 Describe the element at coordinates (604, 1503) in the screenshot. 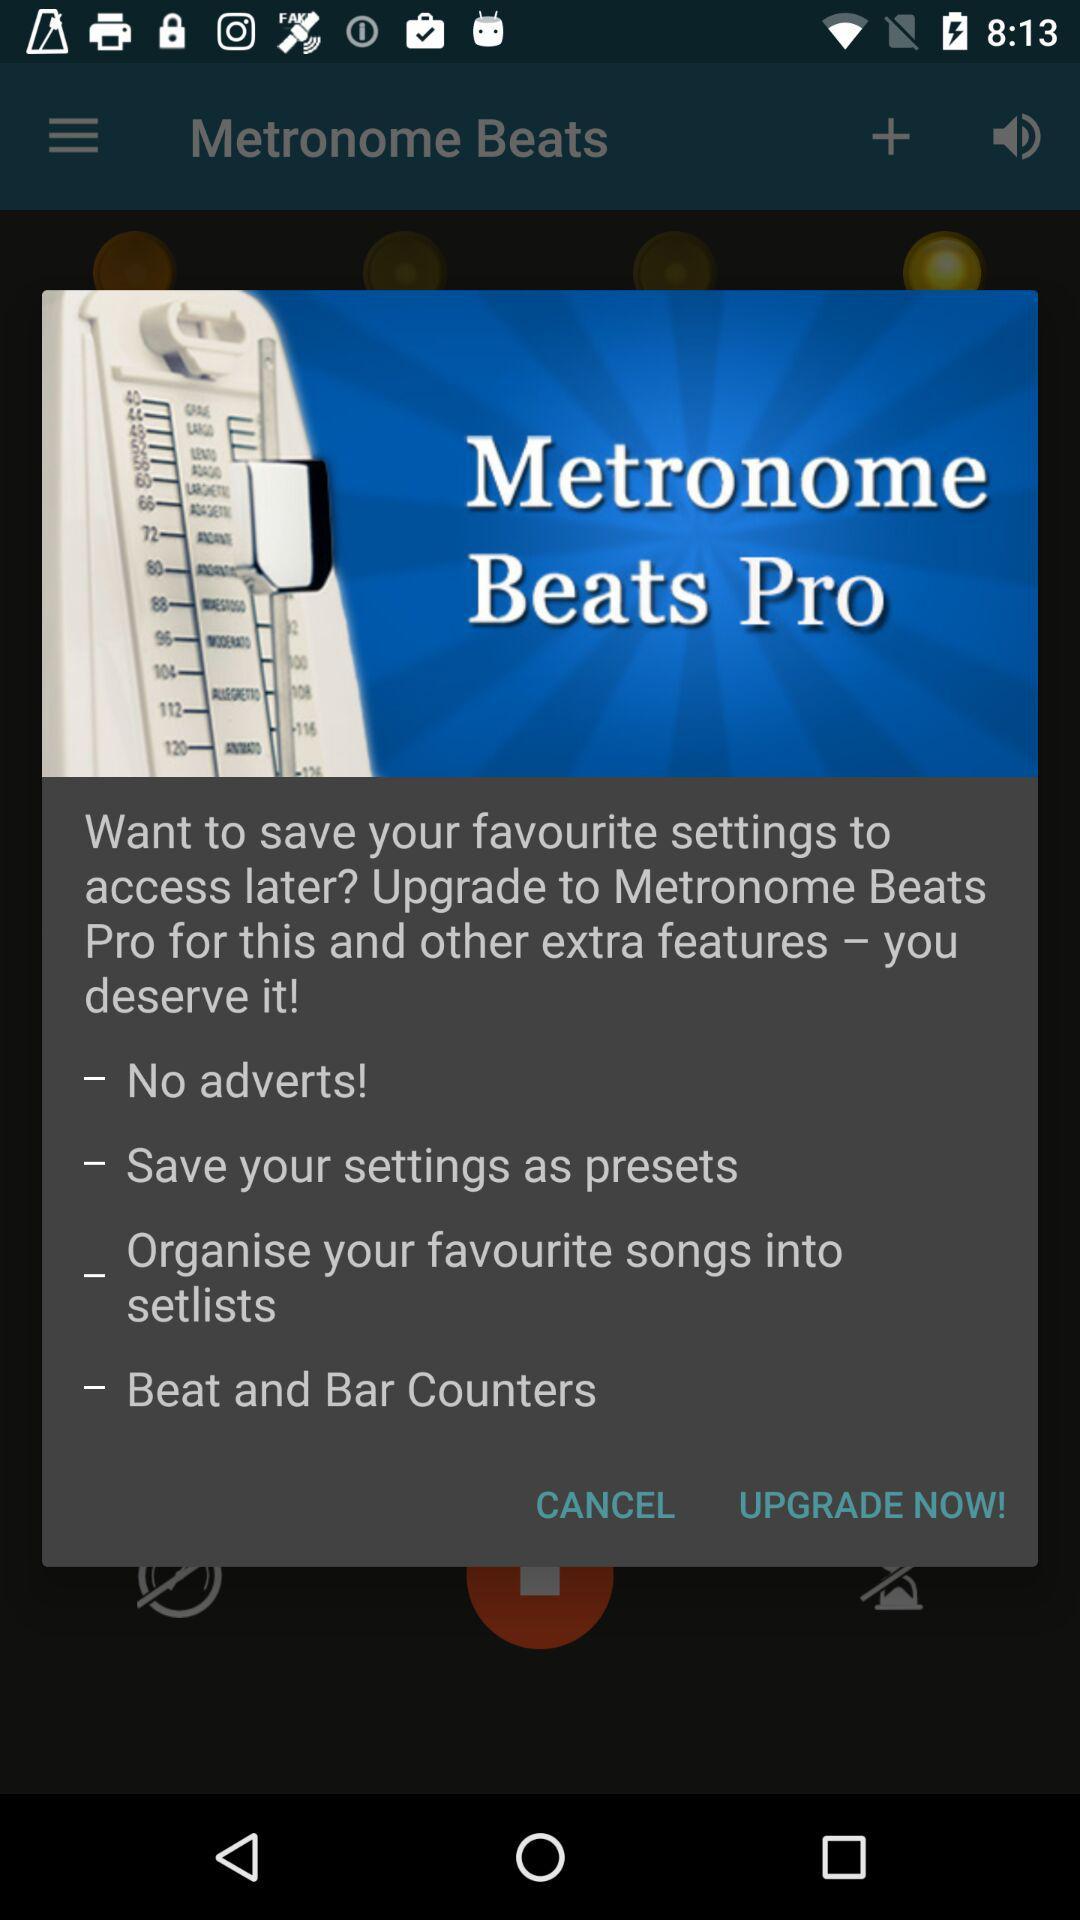

I see `the item at the bottom` at that location.